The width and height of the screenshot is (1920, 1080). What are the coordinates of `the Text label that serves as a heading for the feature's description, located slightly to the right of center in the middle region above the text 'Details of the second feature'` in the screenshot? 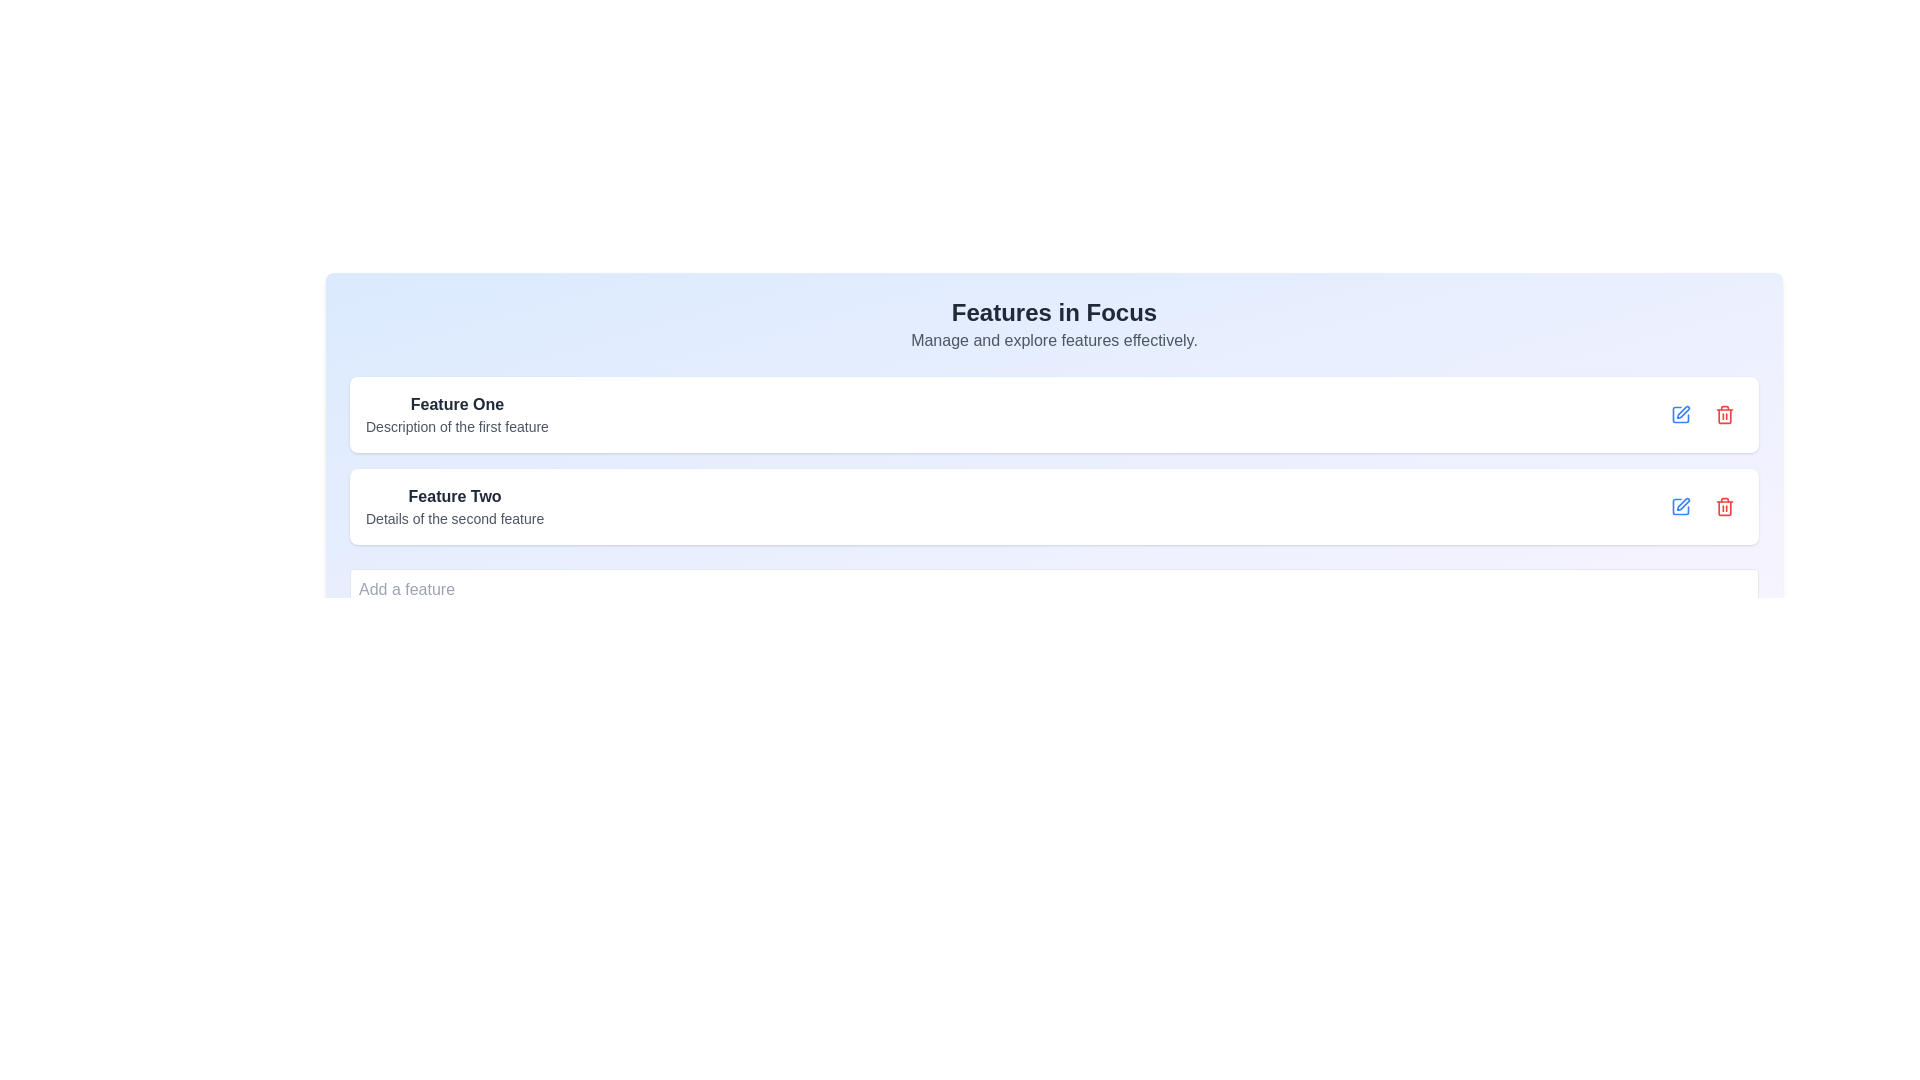 It's located at (454, 496).